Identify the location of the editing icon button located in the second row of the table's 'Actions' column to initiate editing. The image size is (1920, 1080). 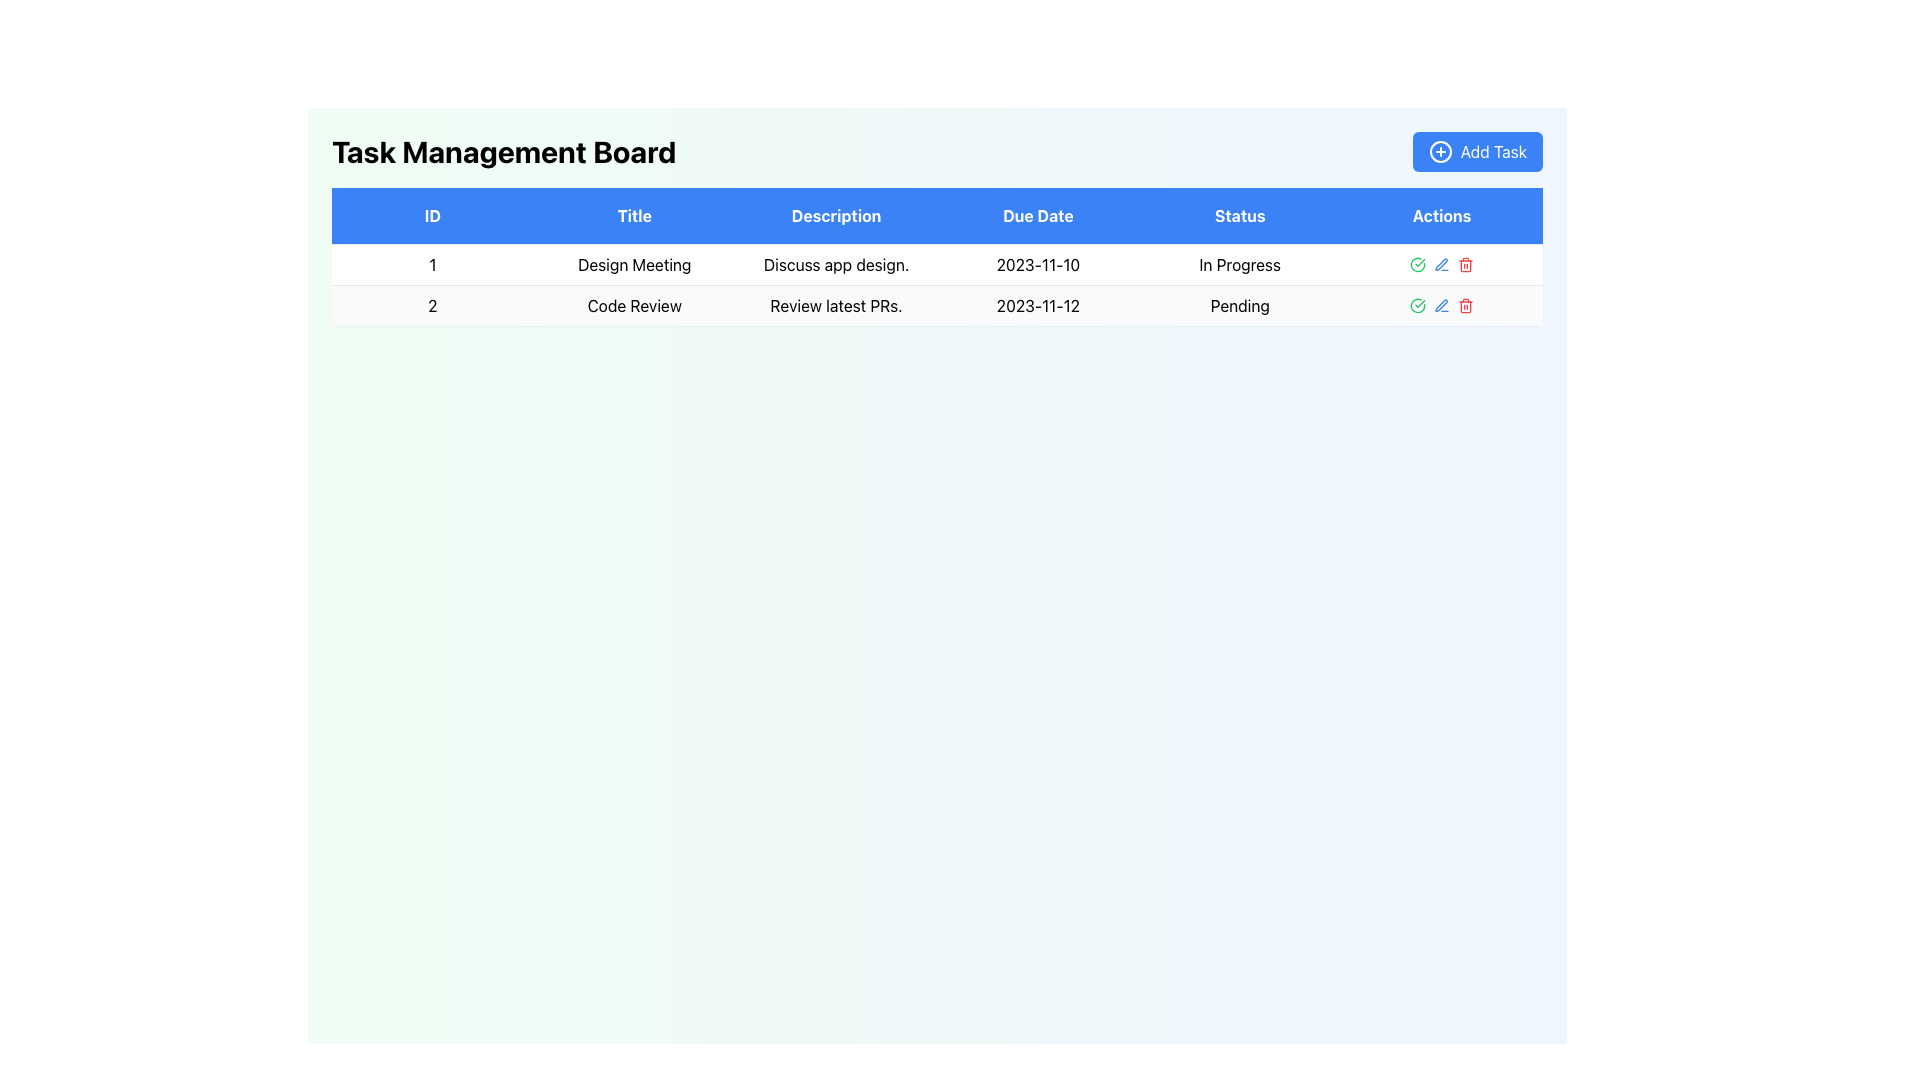
(1442, 264).